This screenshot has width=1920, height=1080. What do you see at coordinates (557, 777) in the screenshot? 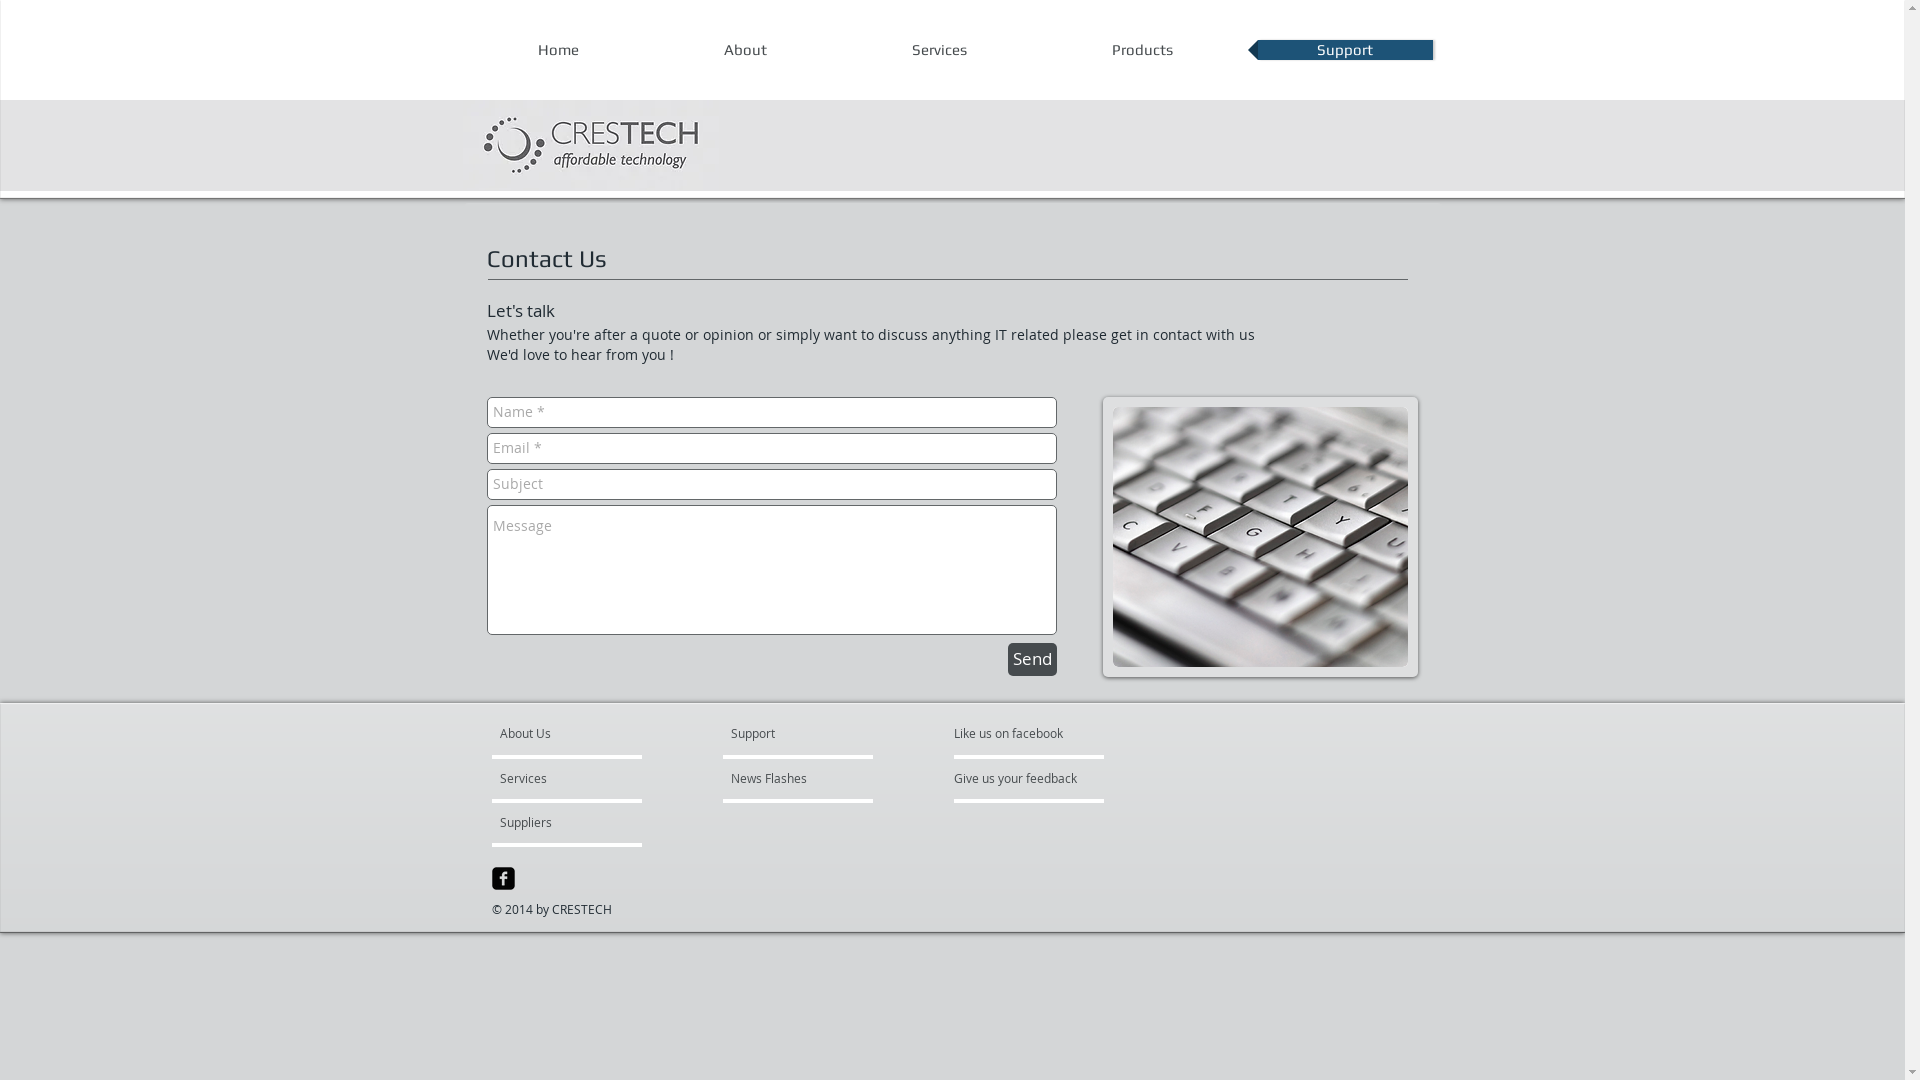
I see `'Services'` at bounding box center [557, 777].